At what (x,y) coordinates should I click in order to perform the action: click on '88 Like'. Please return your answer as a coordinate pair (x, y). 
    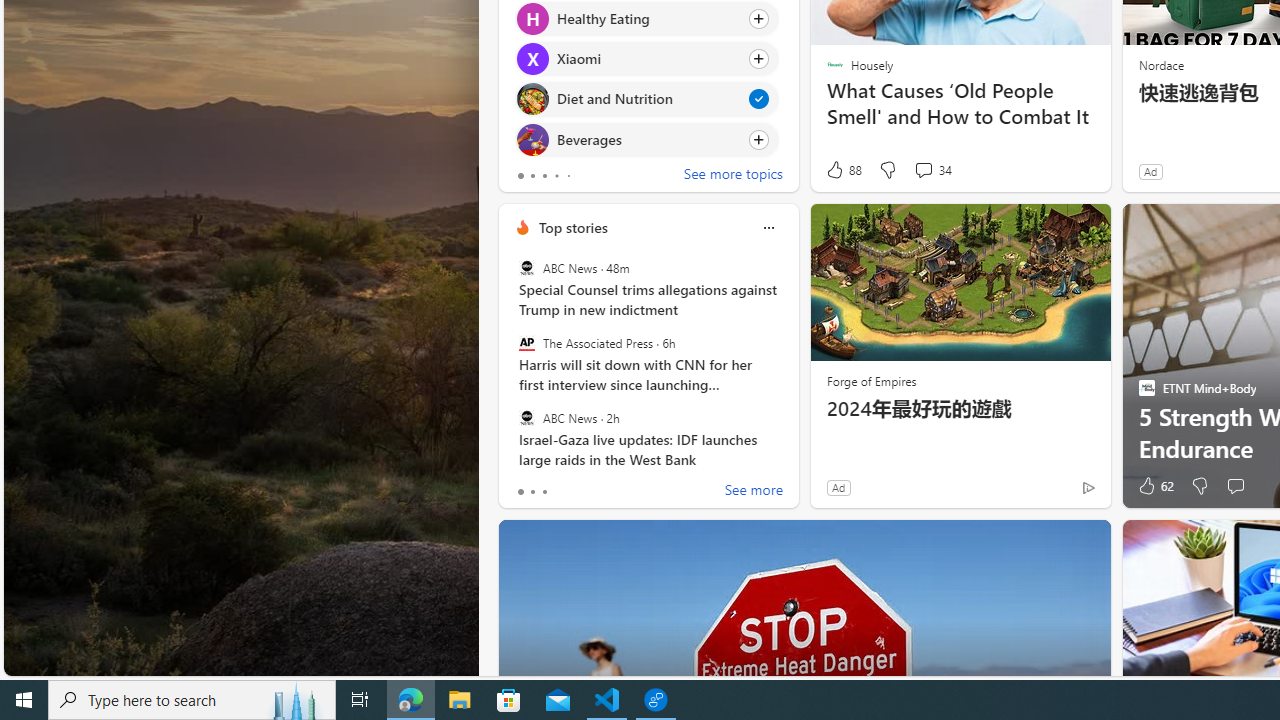
    Looking at the image, I should click on (843, 169).